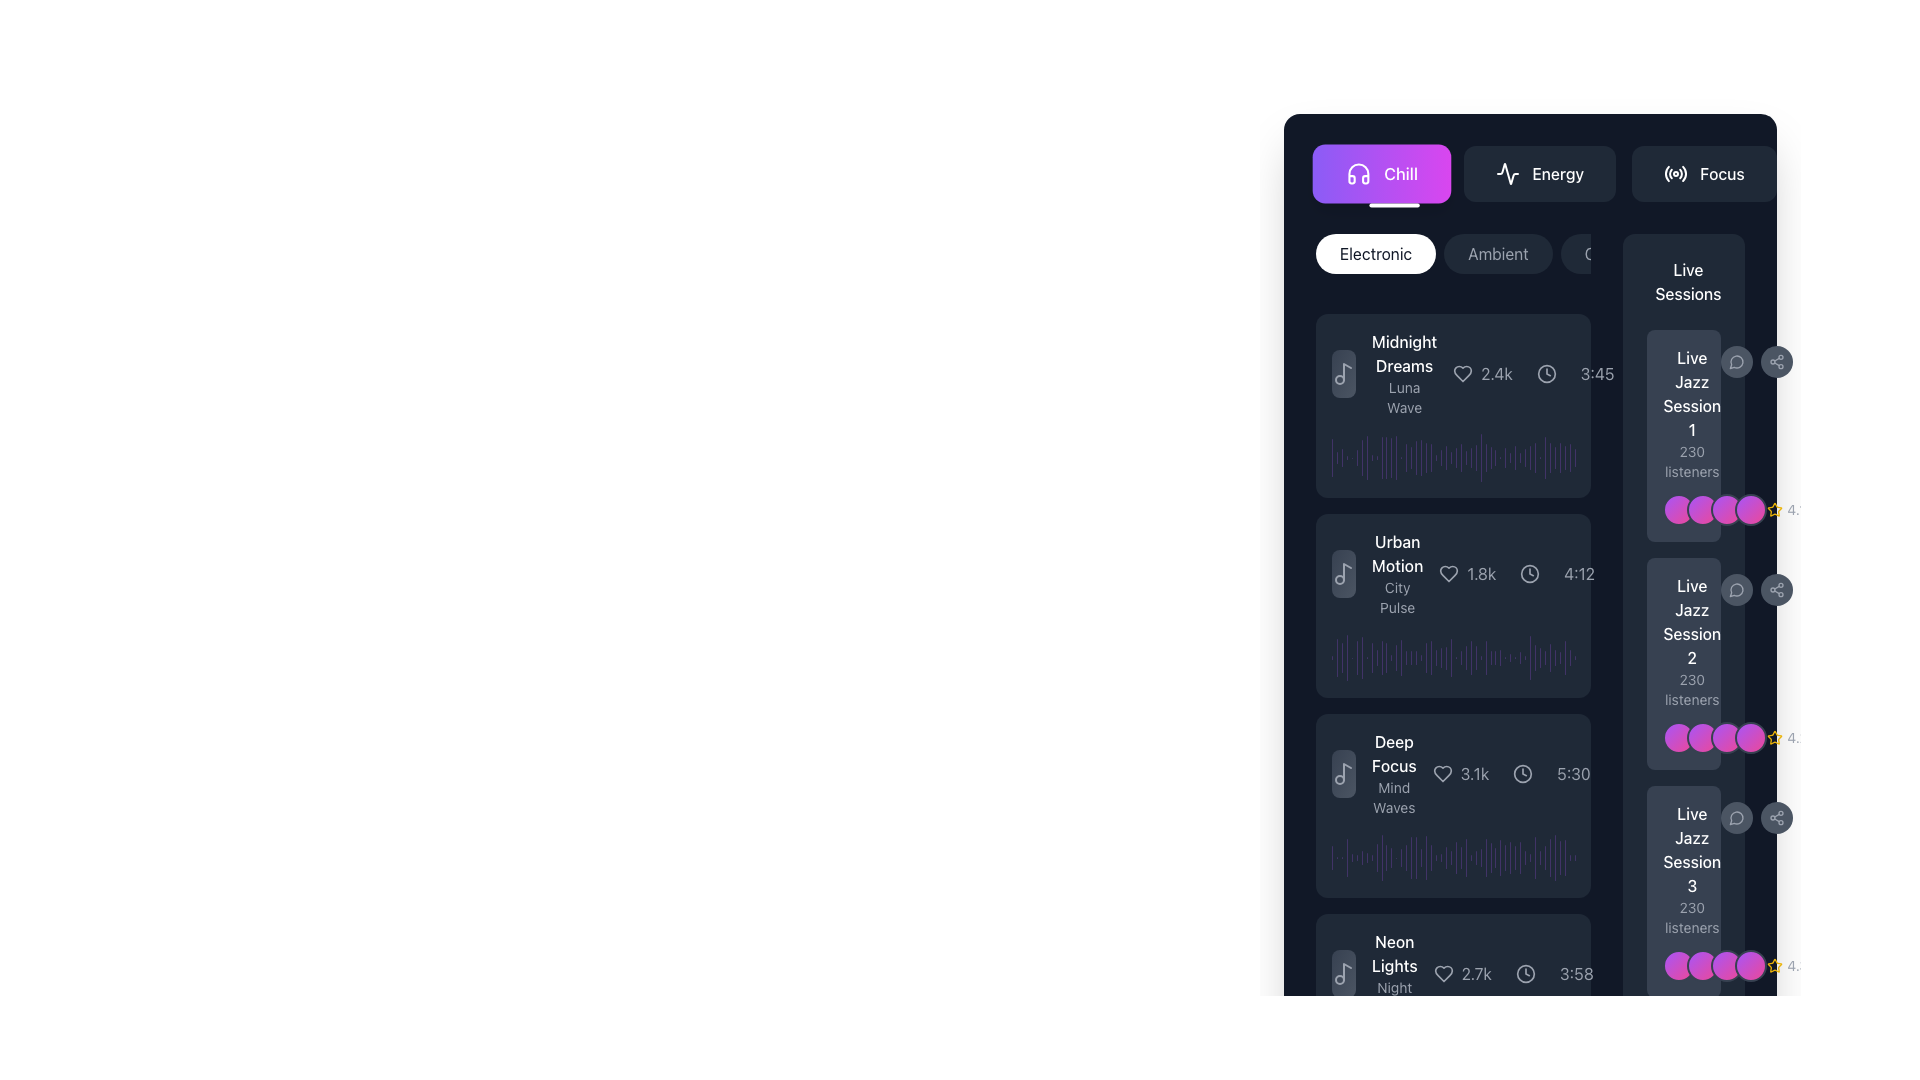 The width and height of the screenshot is (1920, 1080). What do you see at coordinates (1344, 773) in the screenshot?
I see `the music track icon located to the left of the 'Deep Focus' audio track information in the list` at bounding box center [1344, 773].